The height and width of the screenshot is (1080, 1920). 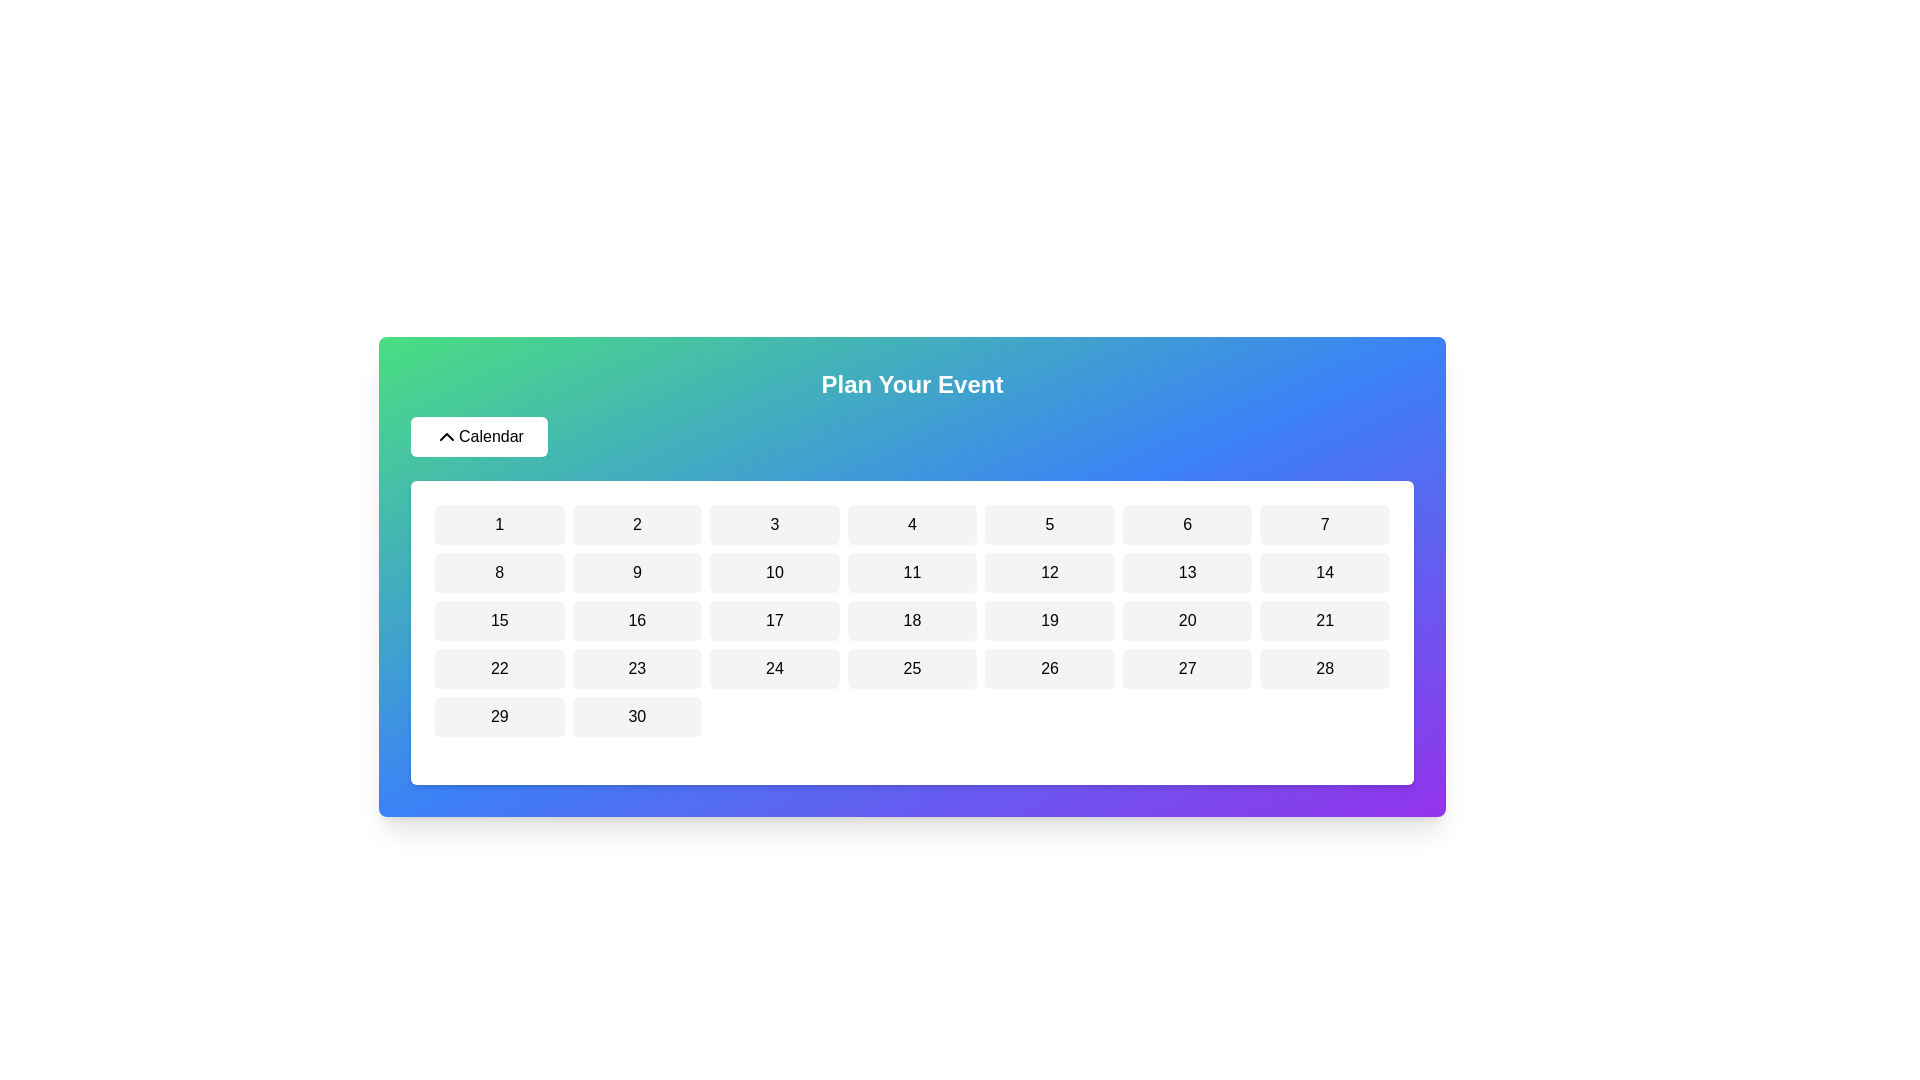 I want to click on the button labeled '19', which is a rectangular button with rounded corners and a light gray color, so click(x=1049, y=620).